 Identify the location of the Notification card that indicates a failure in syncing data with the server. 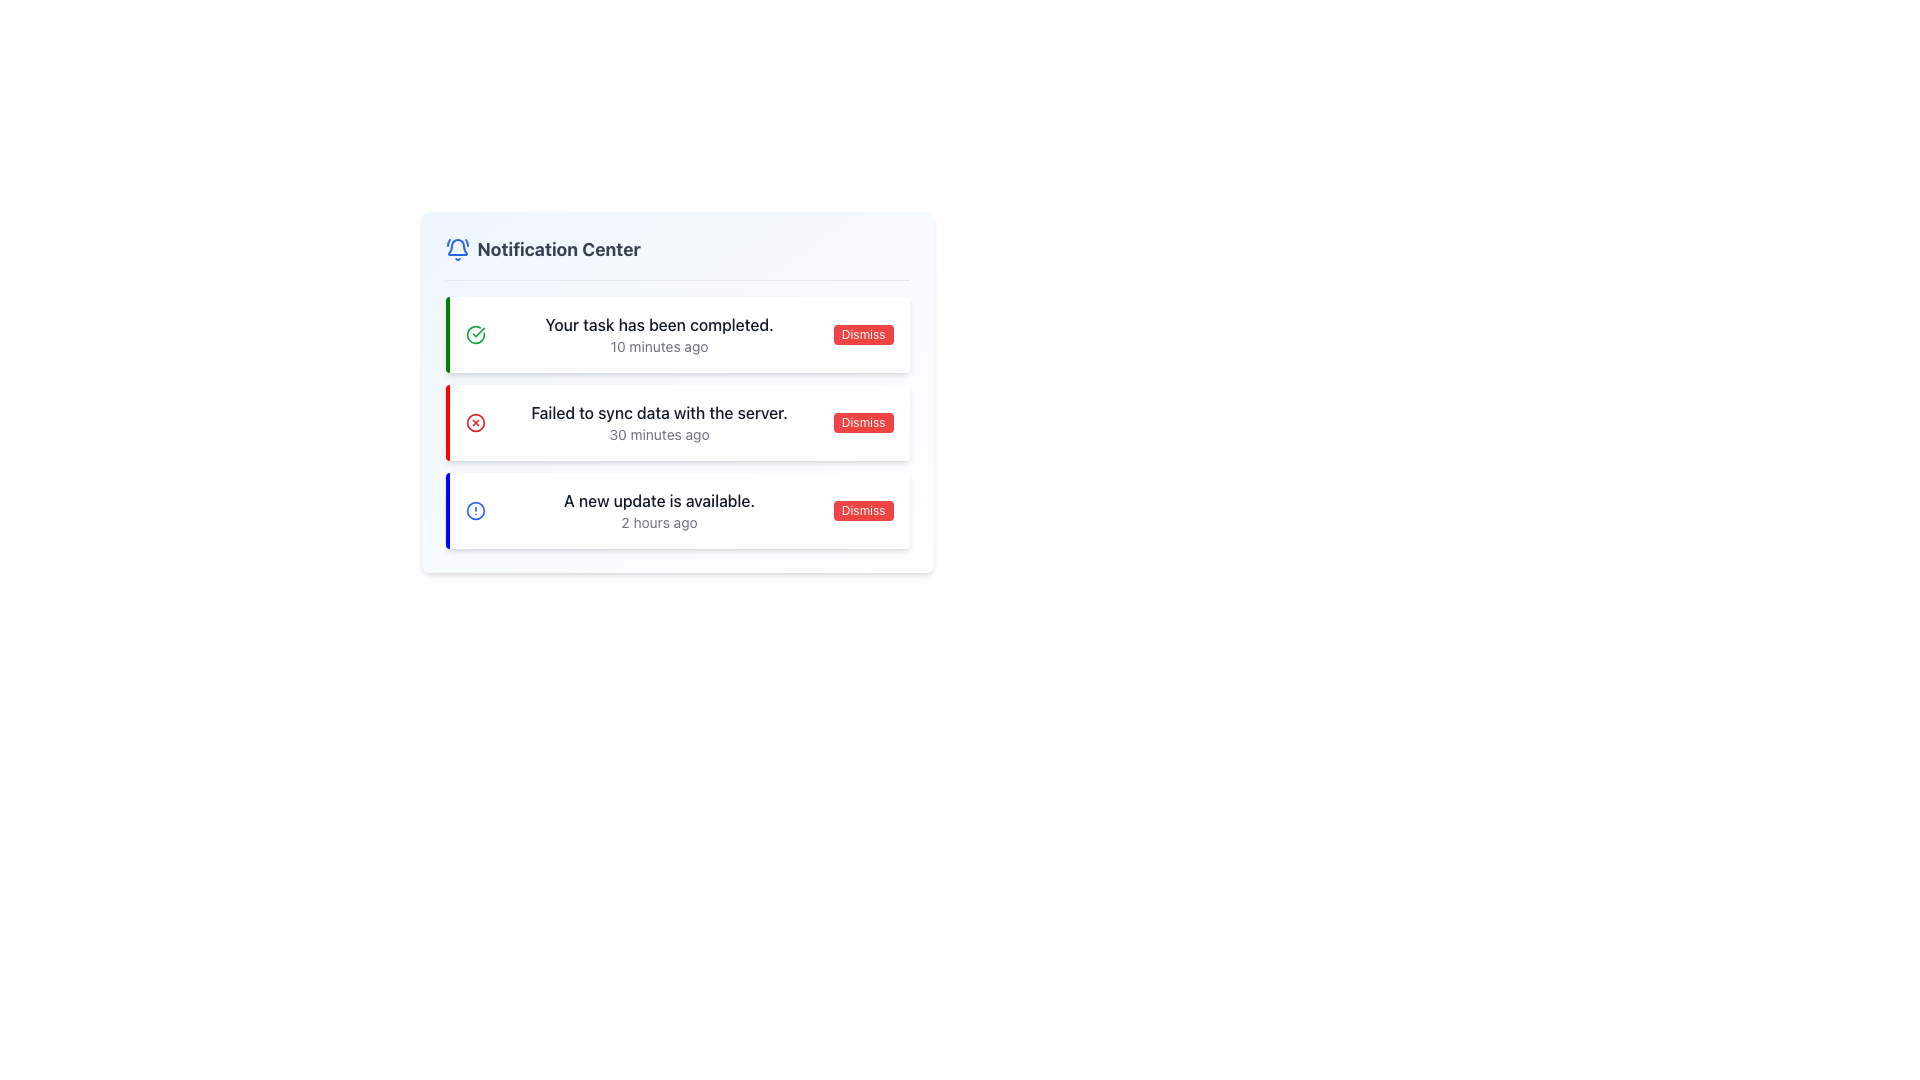
(677, 422).